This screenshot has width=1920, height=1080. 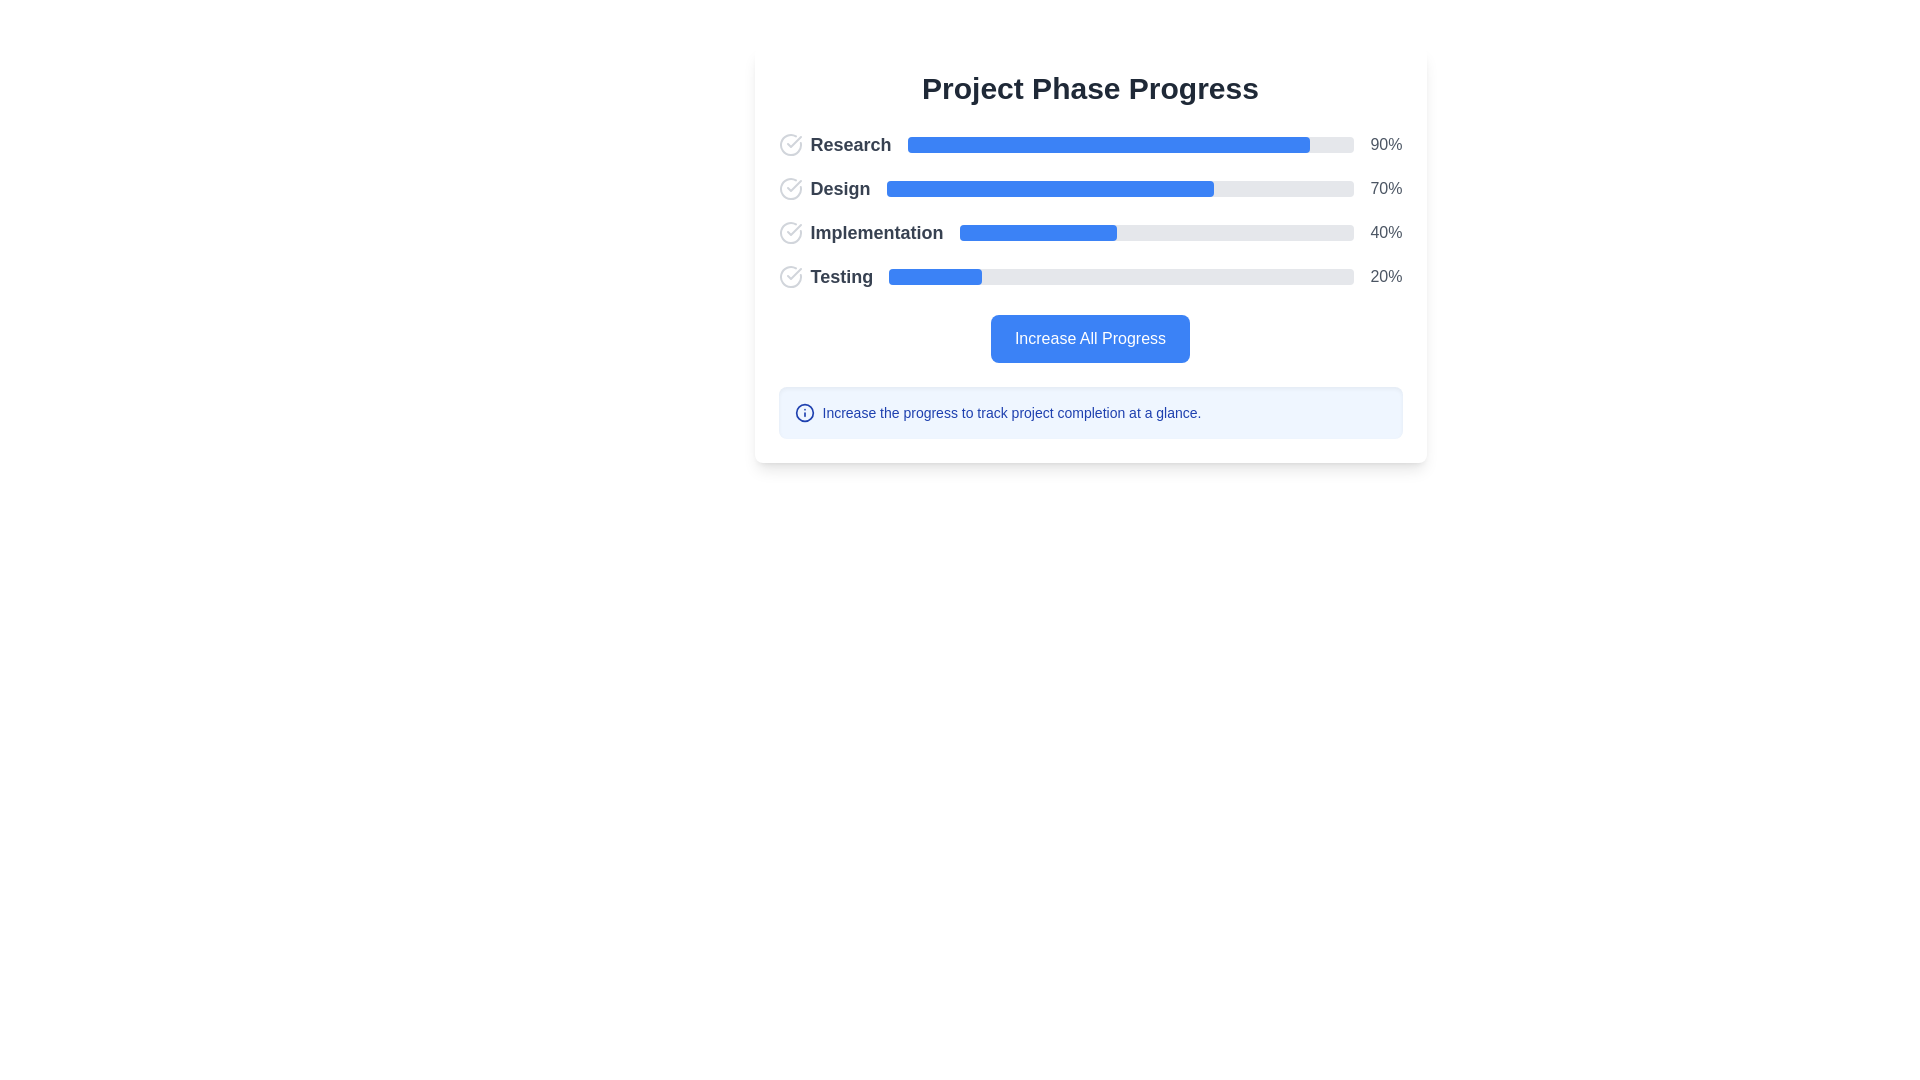 I want to click on the status of the Checkmark Icon, which is a circular icon with a checkmark in its center, located to the left of the bold text 'Research', so click(x=789, y=144).